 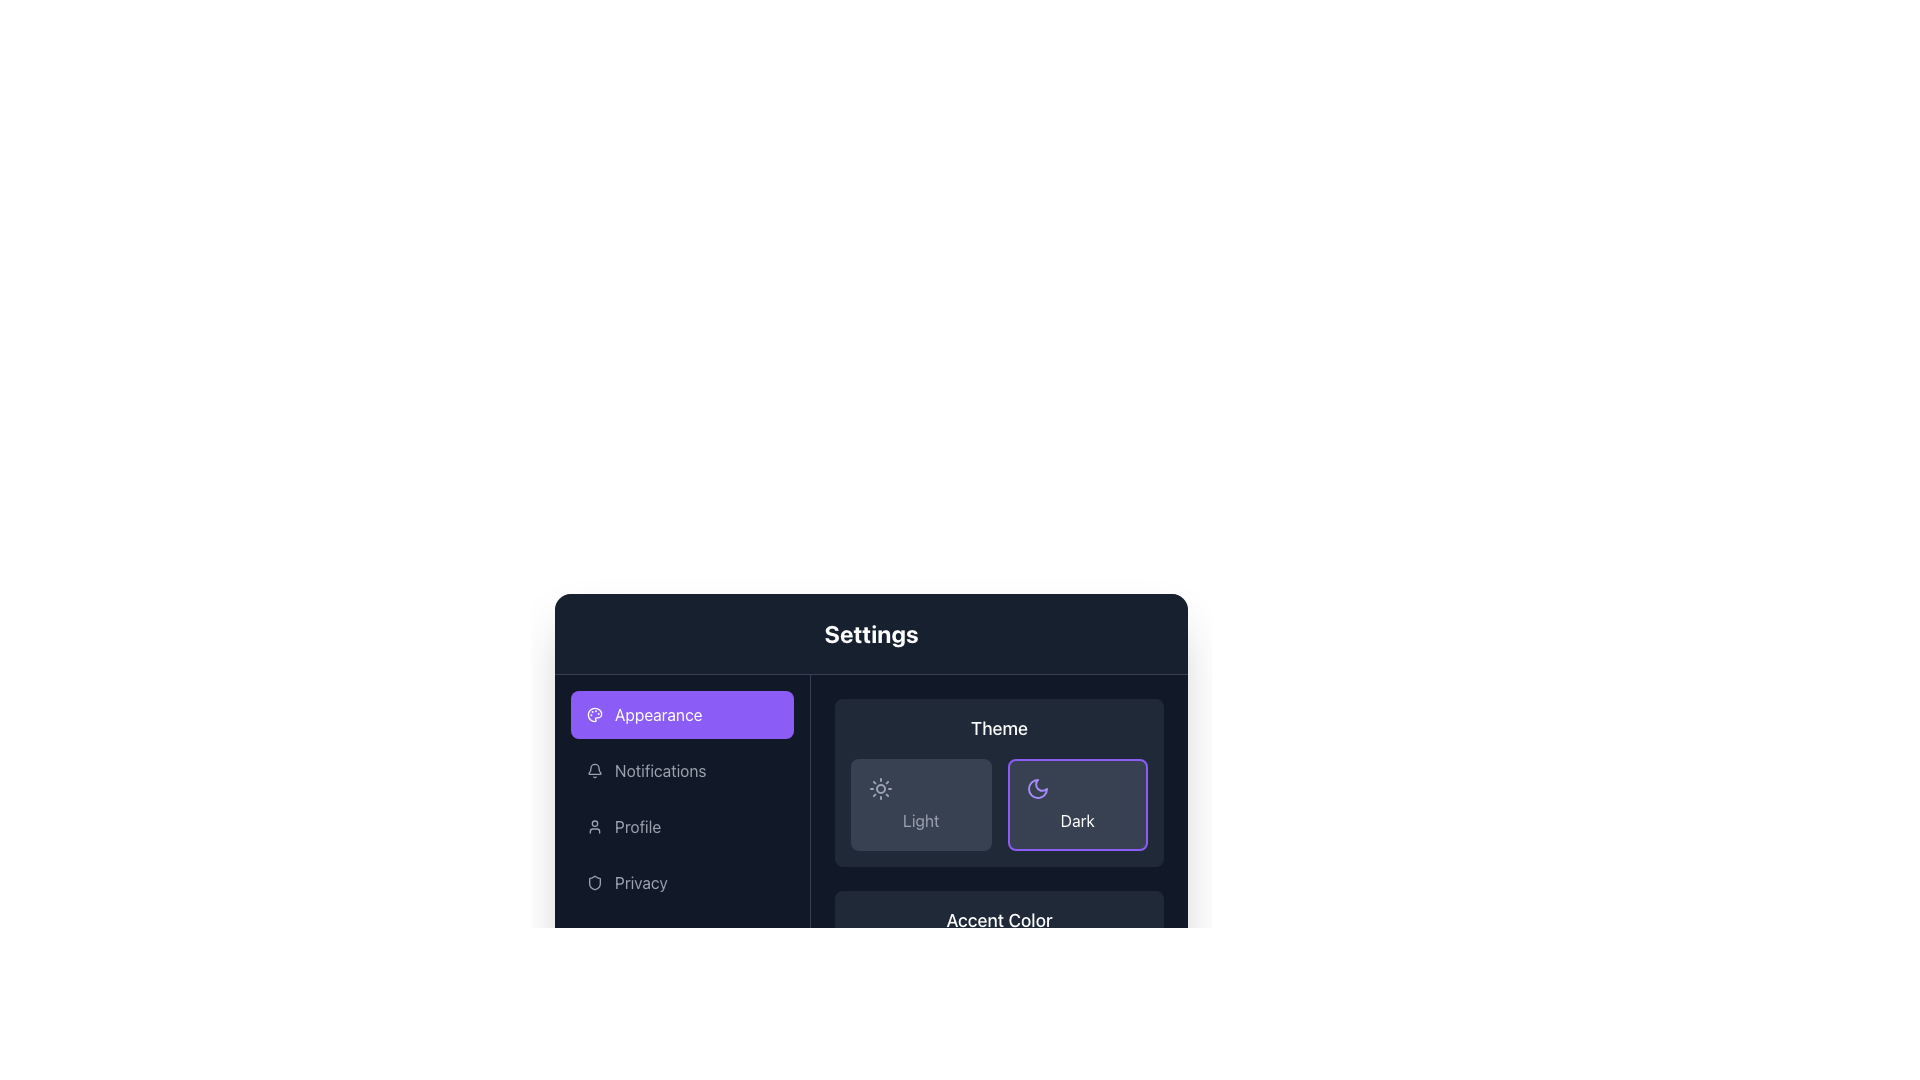 What do you see at coordinates (1076, 821) in the screenshot?
I see `the descriptive label for the 'Dark' theme option, located underneath the moon icon in the 'Theme' selection section` at bounding box center [1076, 821].